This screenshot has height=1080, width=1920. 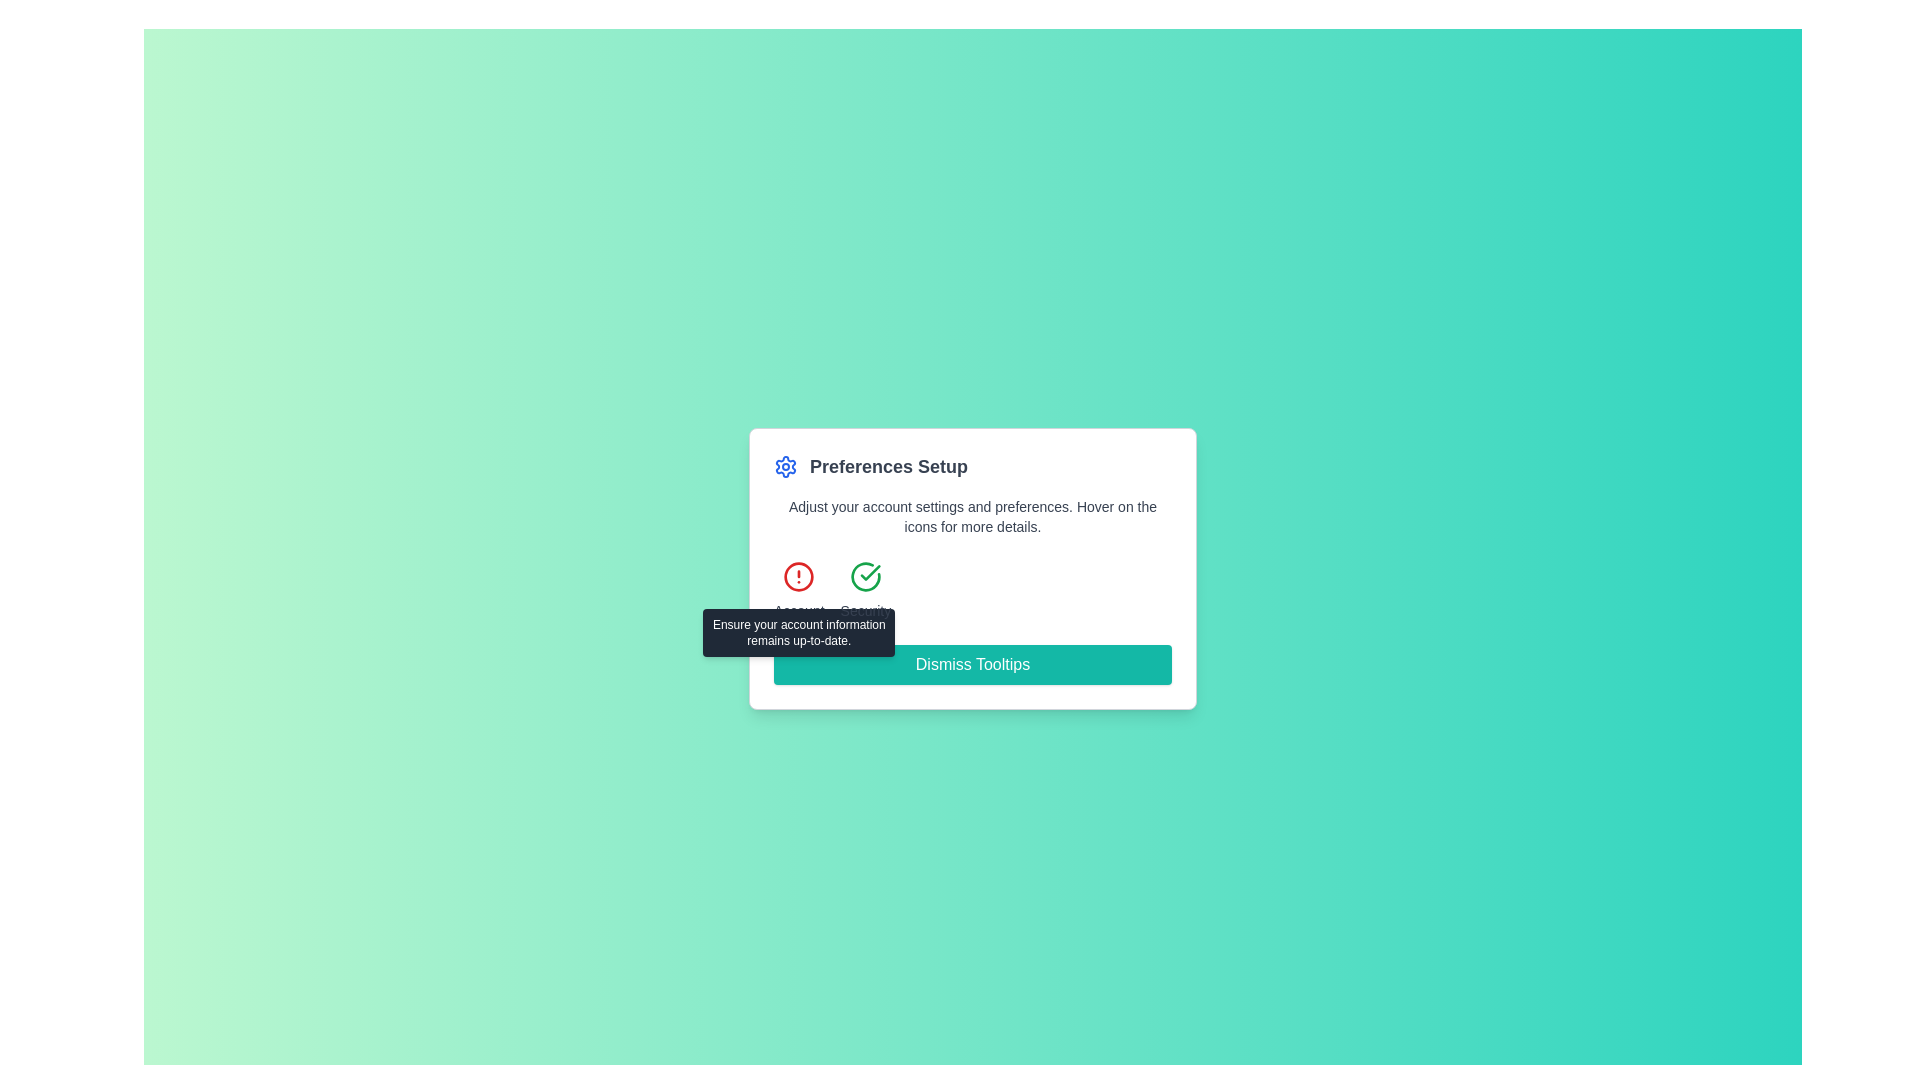 I want to click on the tooltip with the dark-gray background displaying the text 'Ensure your account information remains up-to-date.', so click(x=798, y=632).